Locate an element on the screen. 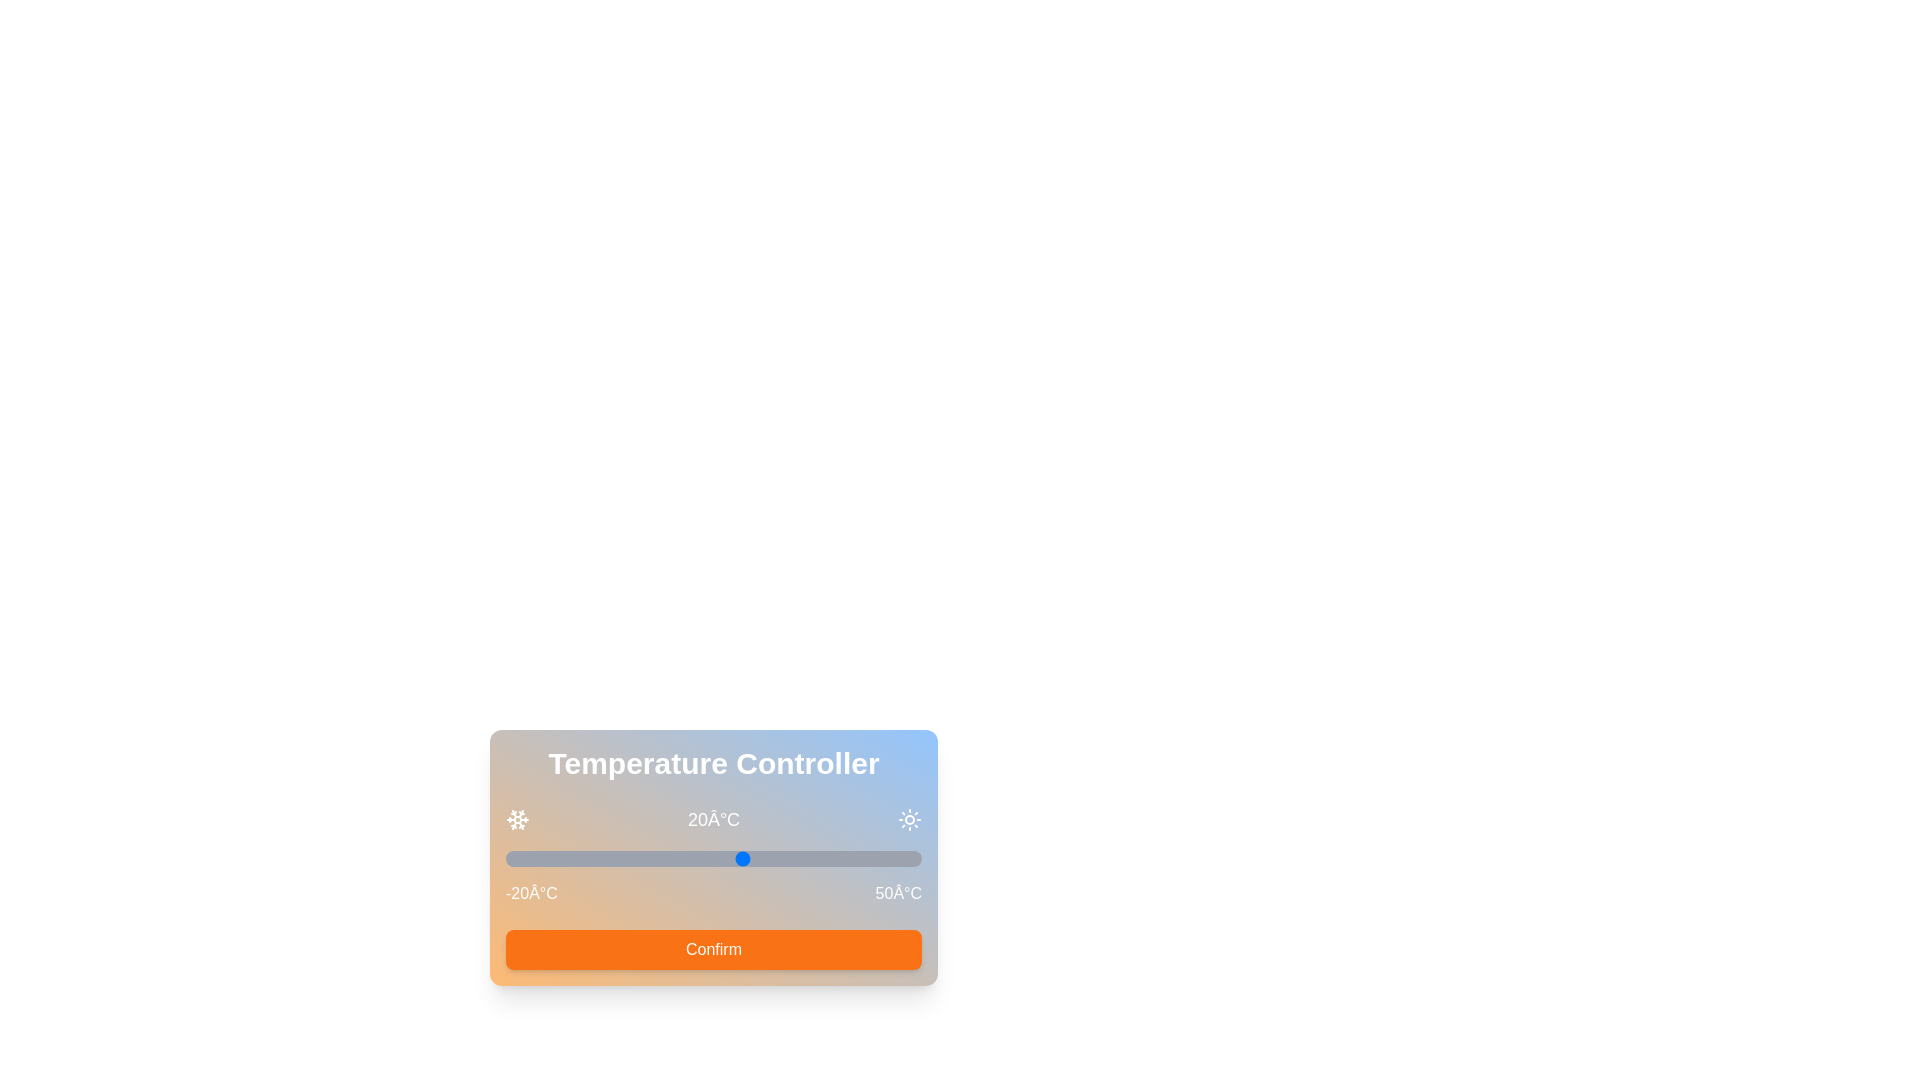  the temperature slider to -18°C is located at coordinates (517, 858).